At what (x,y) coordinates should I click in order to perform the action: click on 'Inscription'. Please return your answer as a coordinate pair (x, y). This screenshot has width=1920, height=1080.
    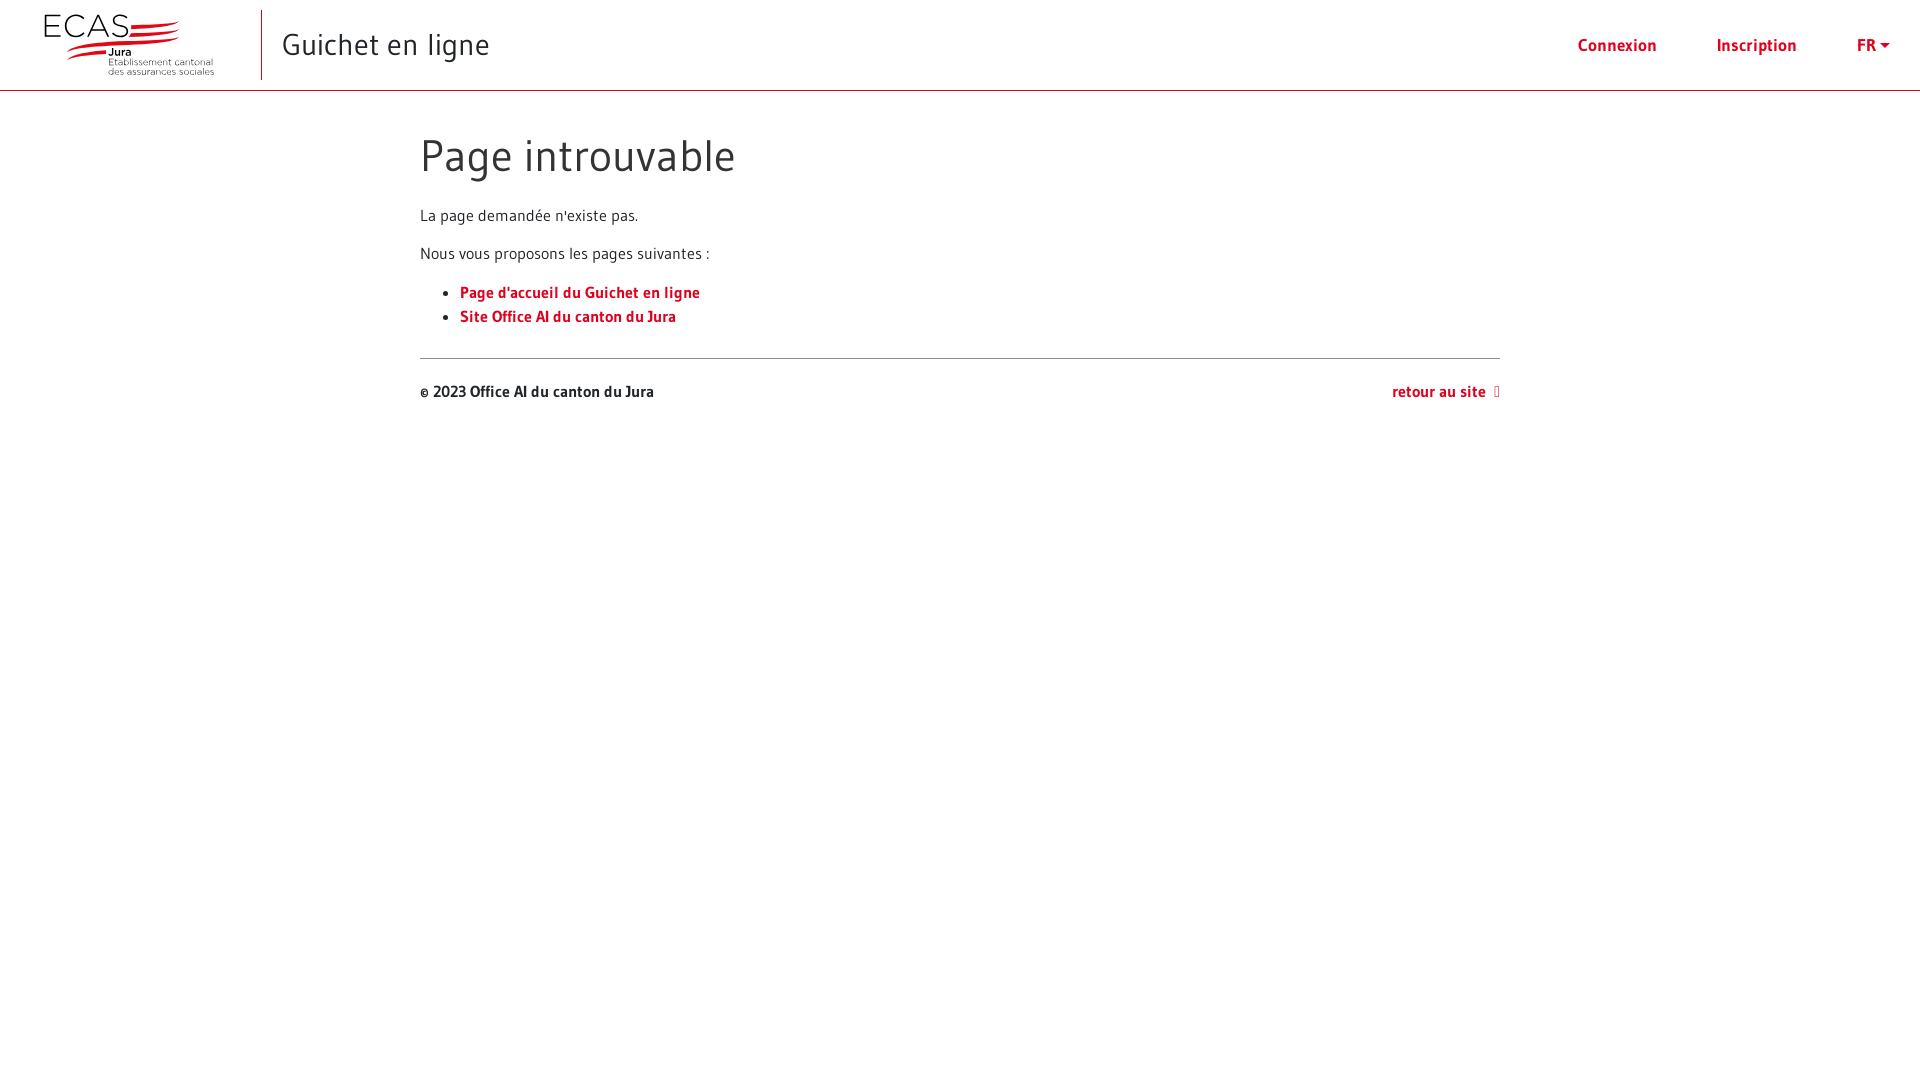
    Looking at the image, I should click on (1755, 45).